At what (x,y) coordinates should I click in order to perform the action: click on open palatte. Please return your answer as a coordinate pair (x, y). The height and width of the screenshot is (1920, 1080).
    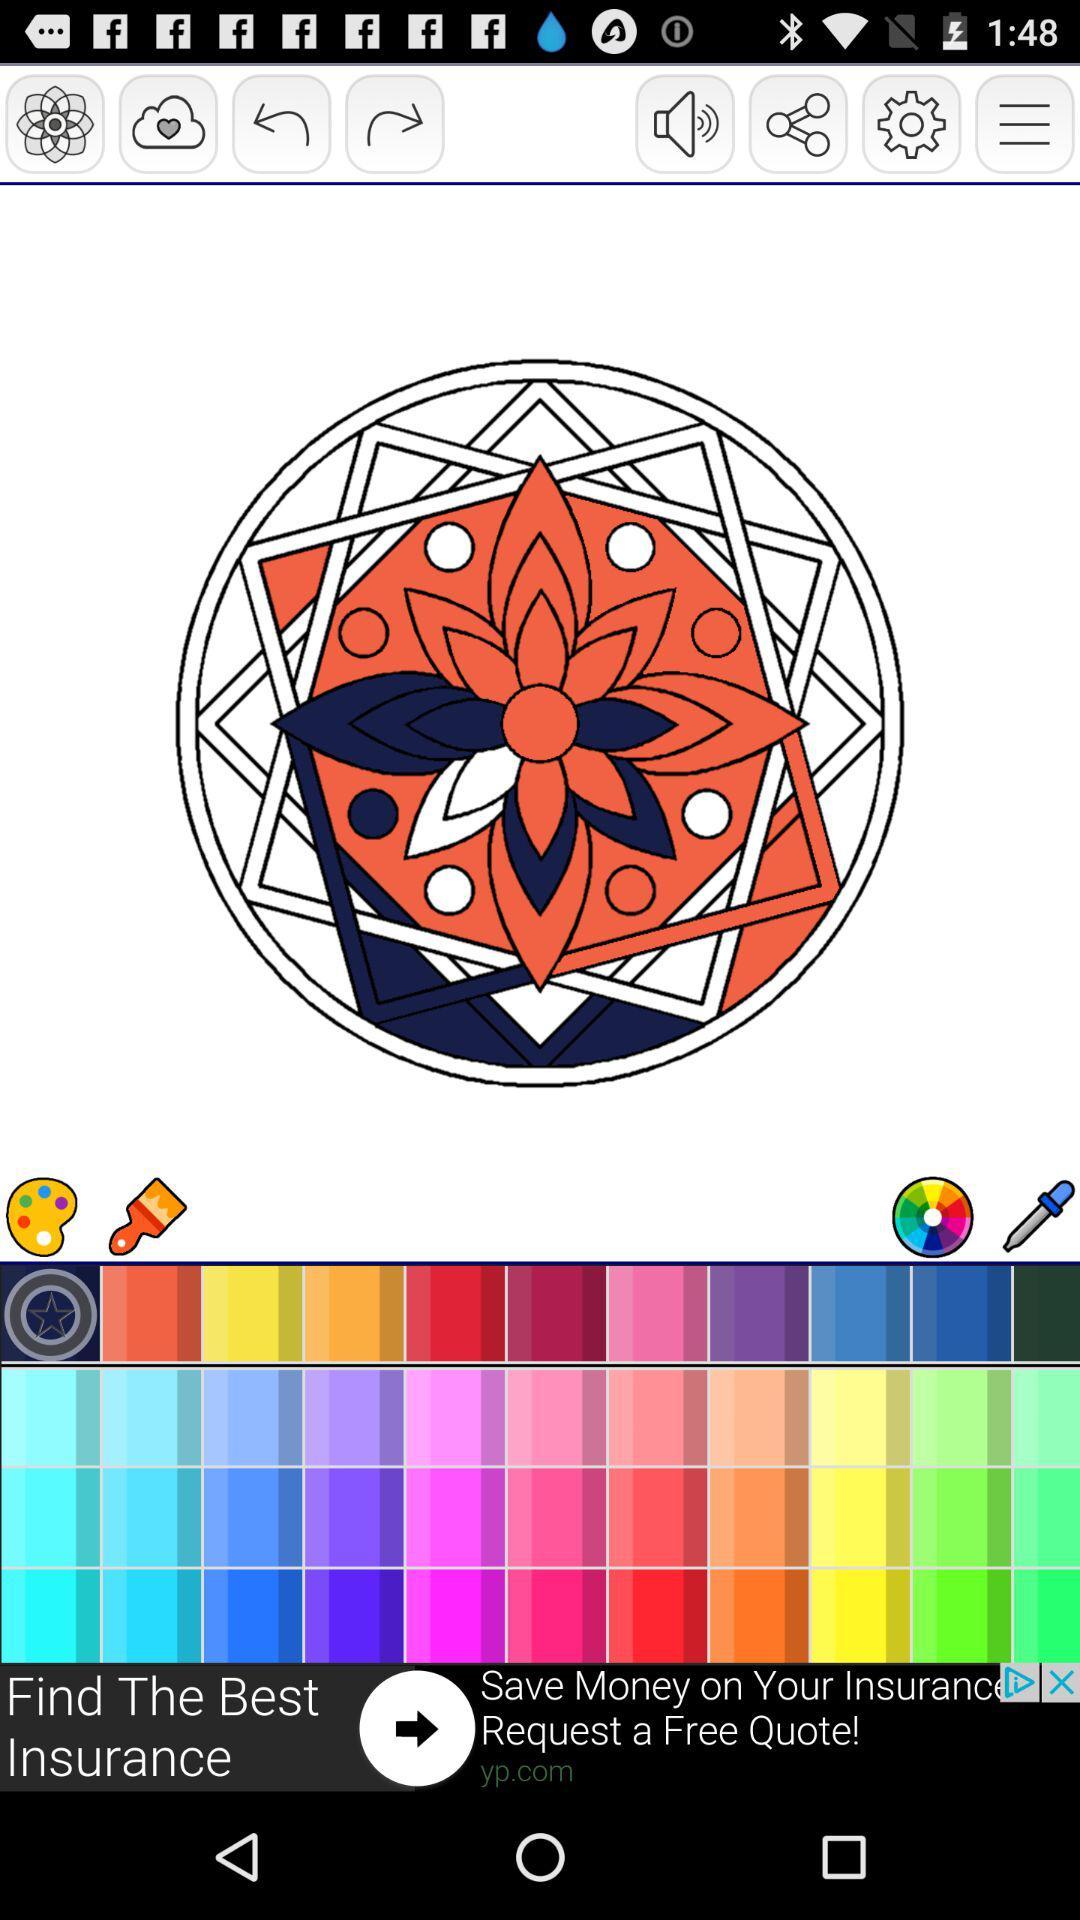
    Looking at the image, I should click on (42, 1216).